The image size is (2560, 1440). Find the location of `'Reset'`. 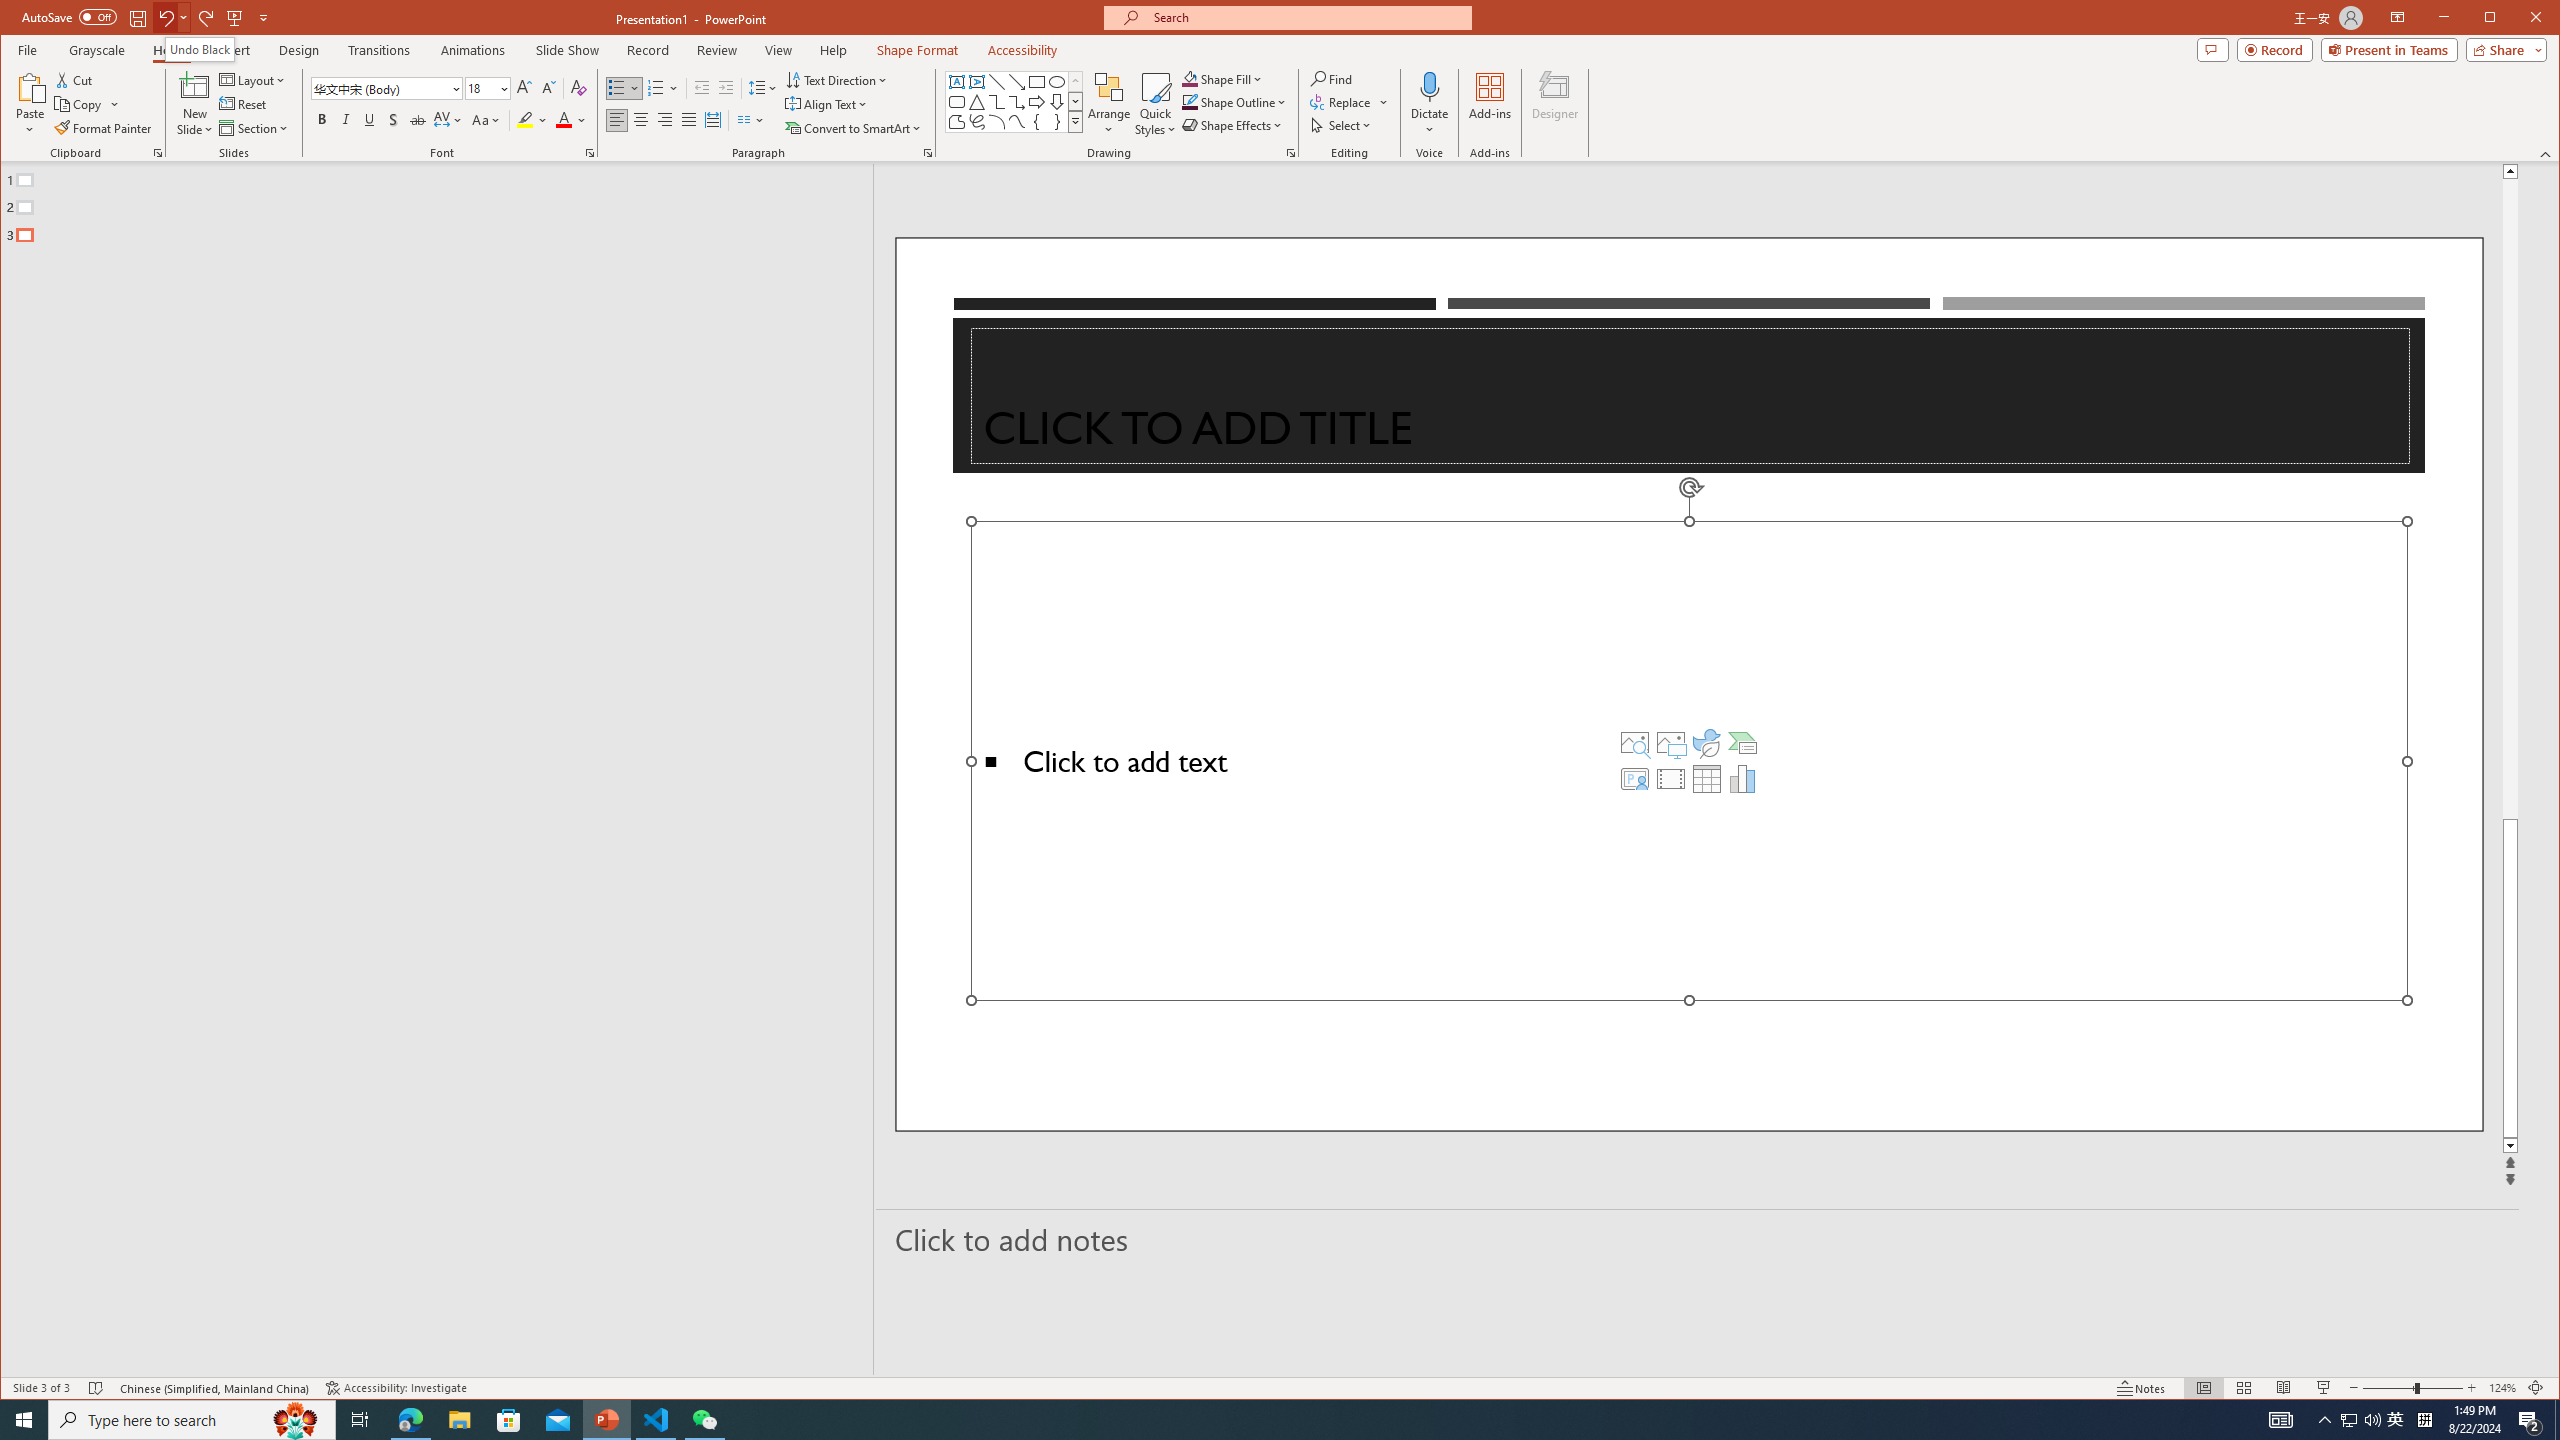

'Reset' is located at coordinates (244, 104).